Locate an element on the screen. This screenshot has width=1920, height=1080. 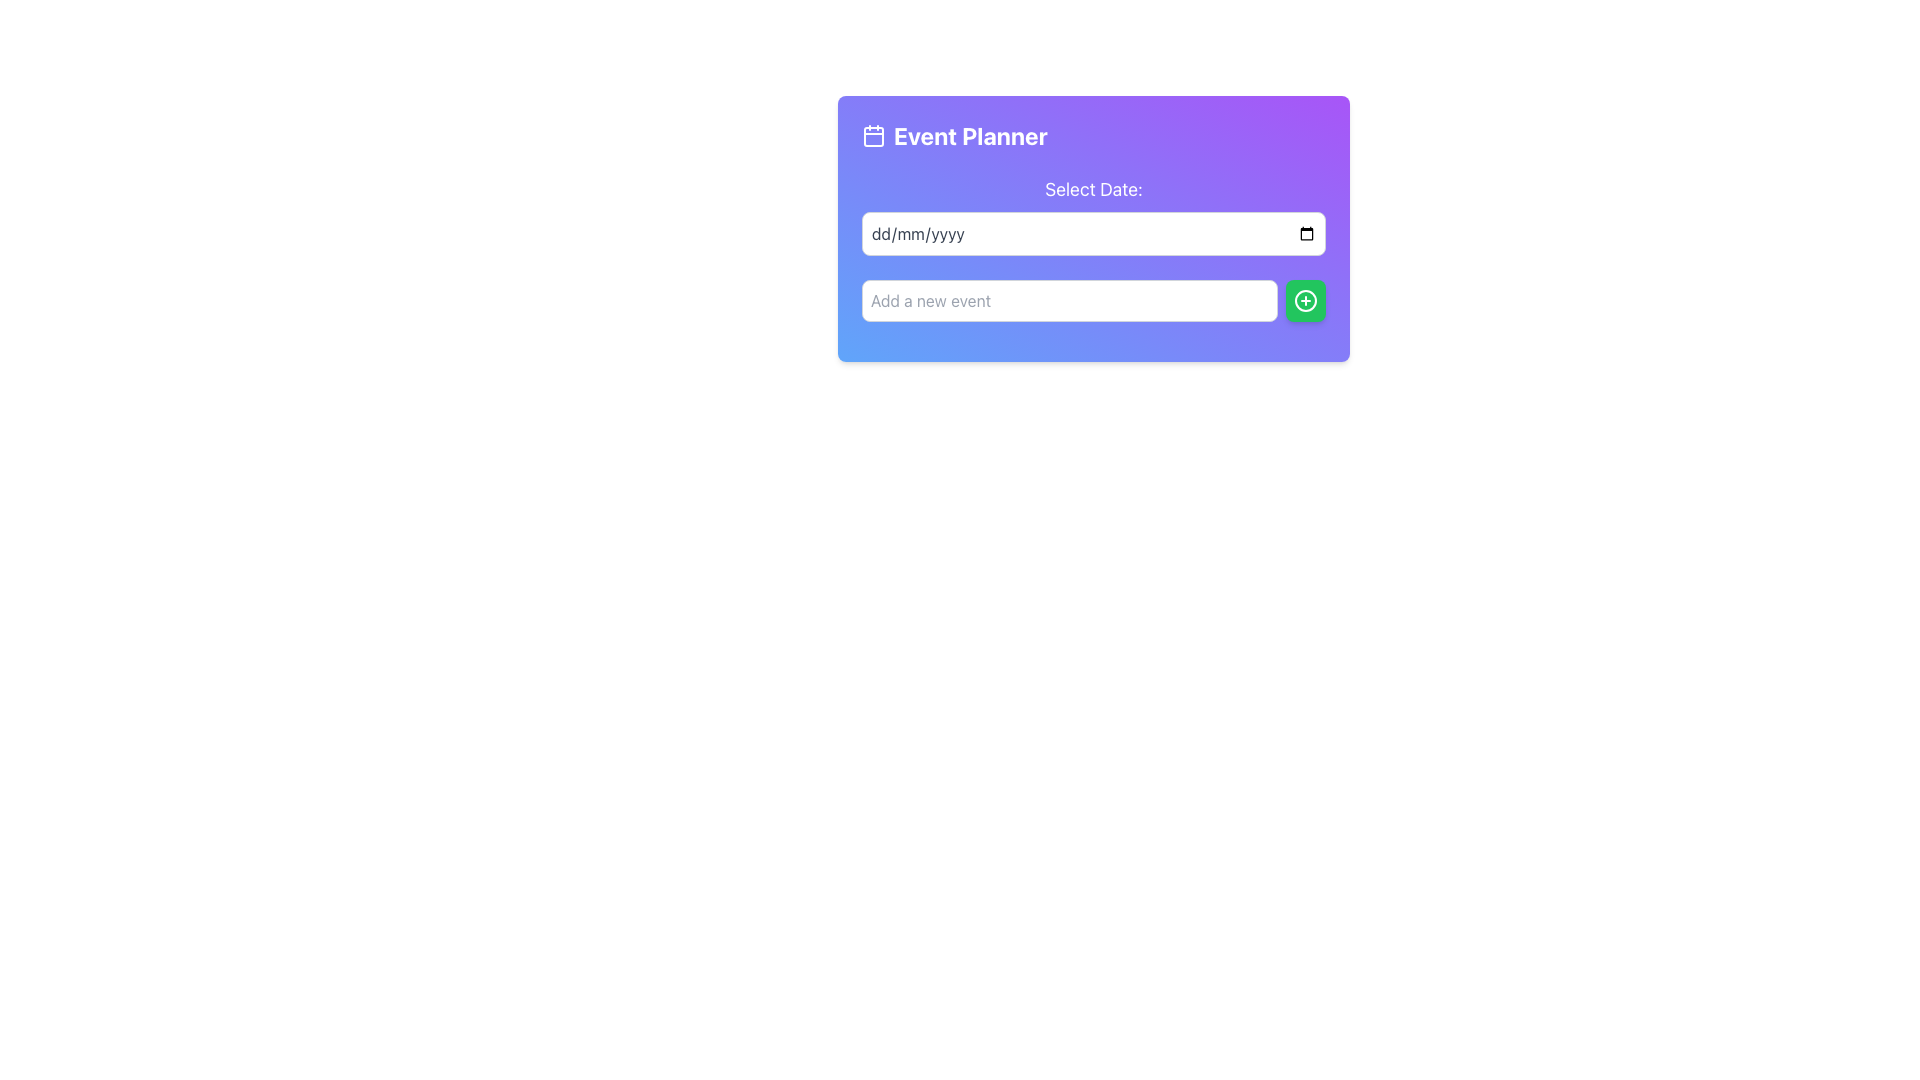
the date input field labeled 'Select Date:' is located at coordinates (1093, 216).